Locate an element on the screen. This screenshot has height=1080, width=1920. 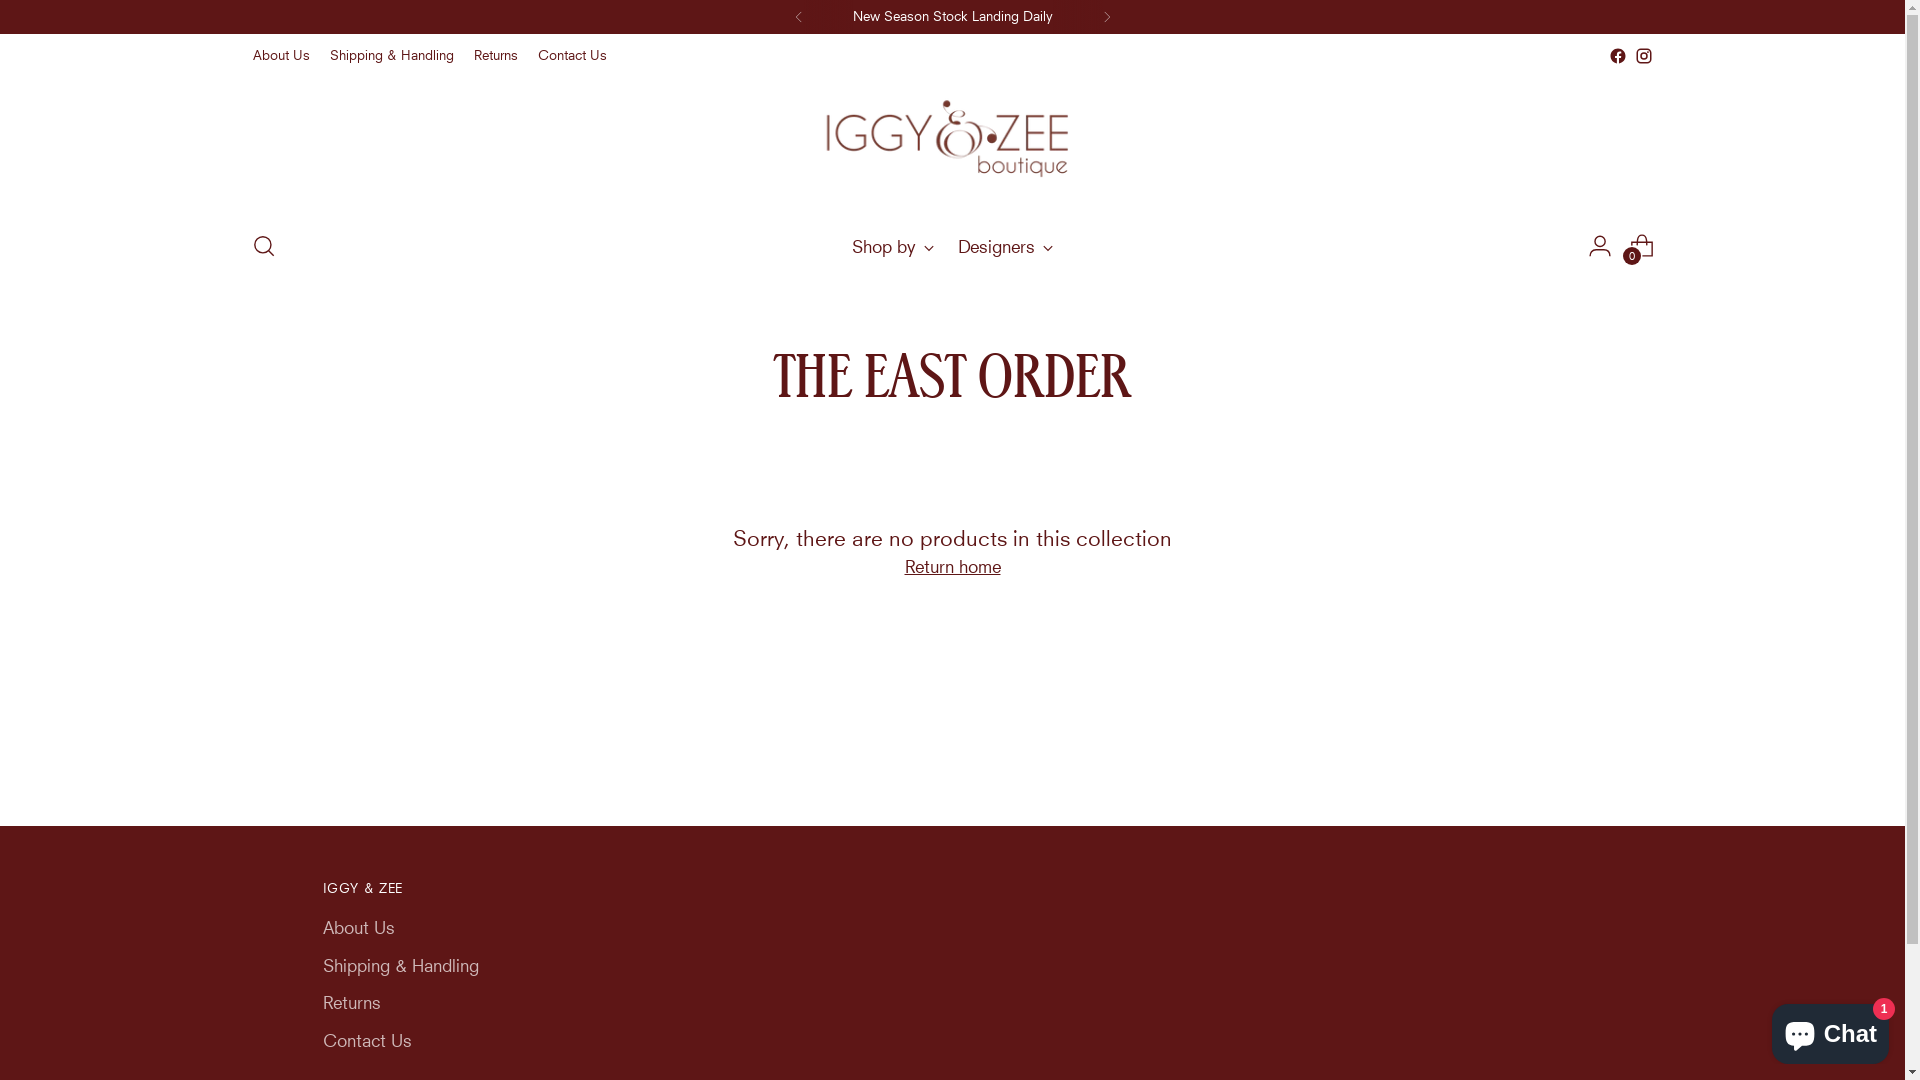
'Next' is located at coordinates (1083, 16).